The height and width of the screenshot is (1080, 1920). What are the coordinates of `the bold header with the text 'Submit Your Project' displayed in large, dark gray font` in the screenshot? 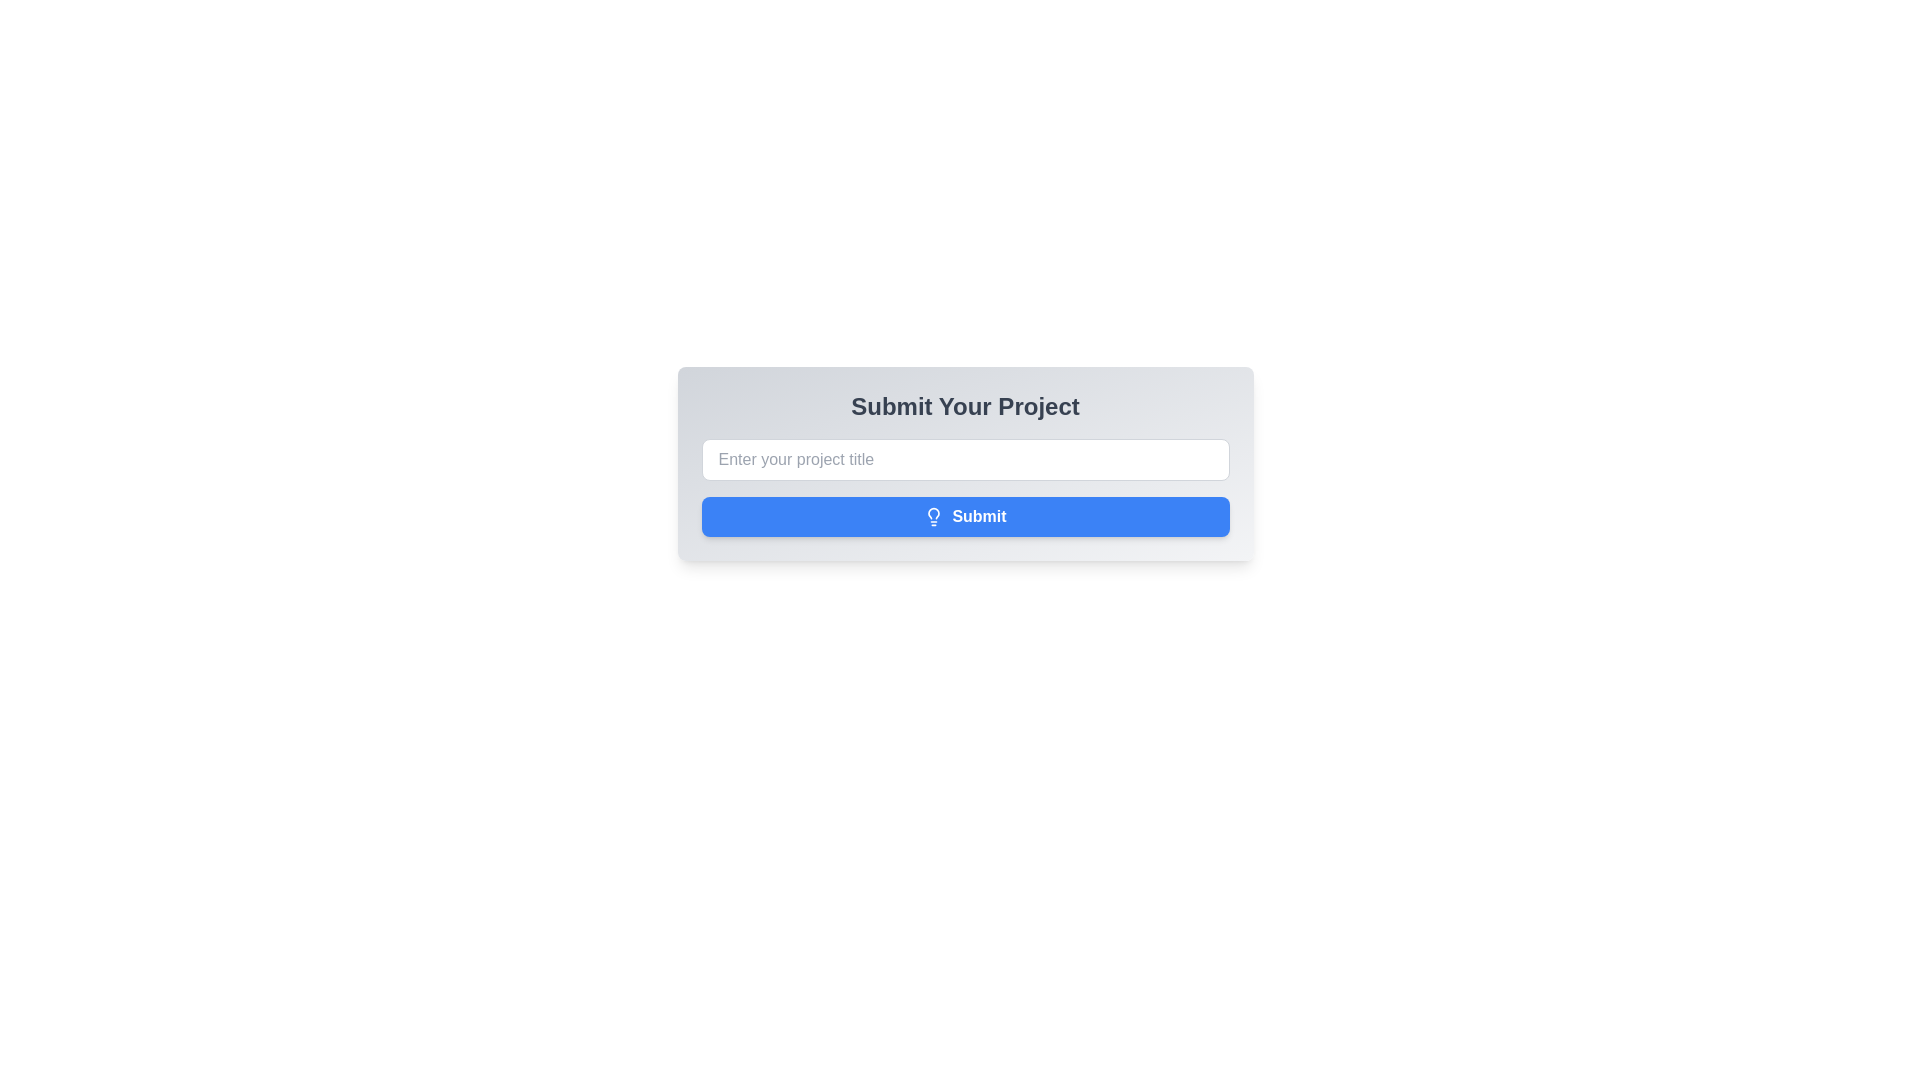 It's located at (965, 406).